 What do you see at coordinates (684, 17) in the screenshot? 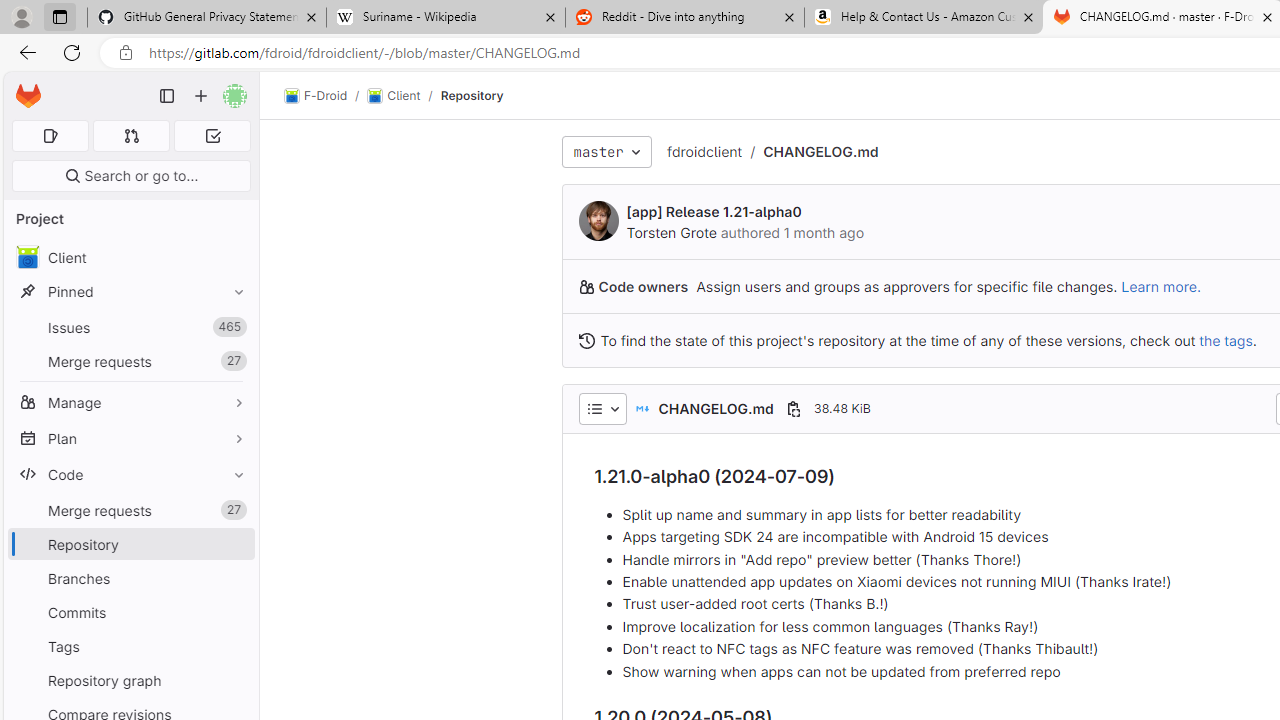
I see `'Reddit - Dive into anything'` at bounding box center [684, 17].